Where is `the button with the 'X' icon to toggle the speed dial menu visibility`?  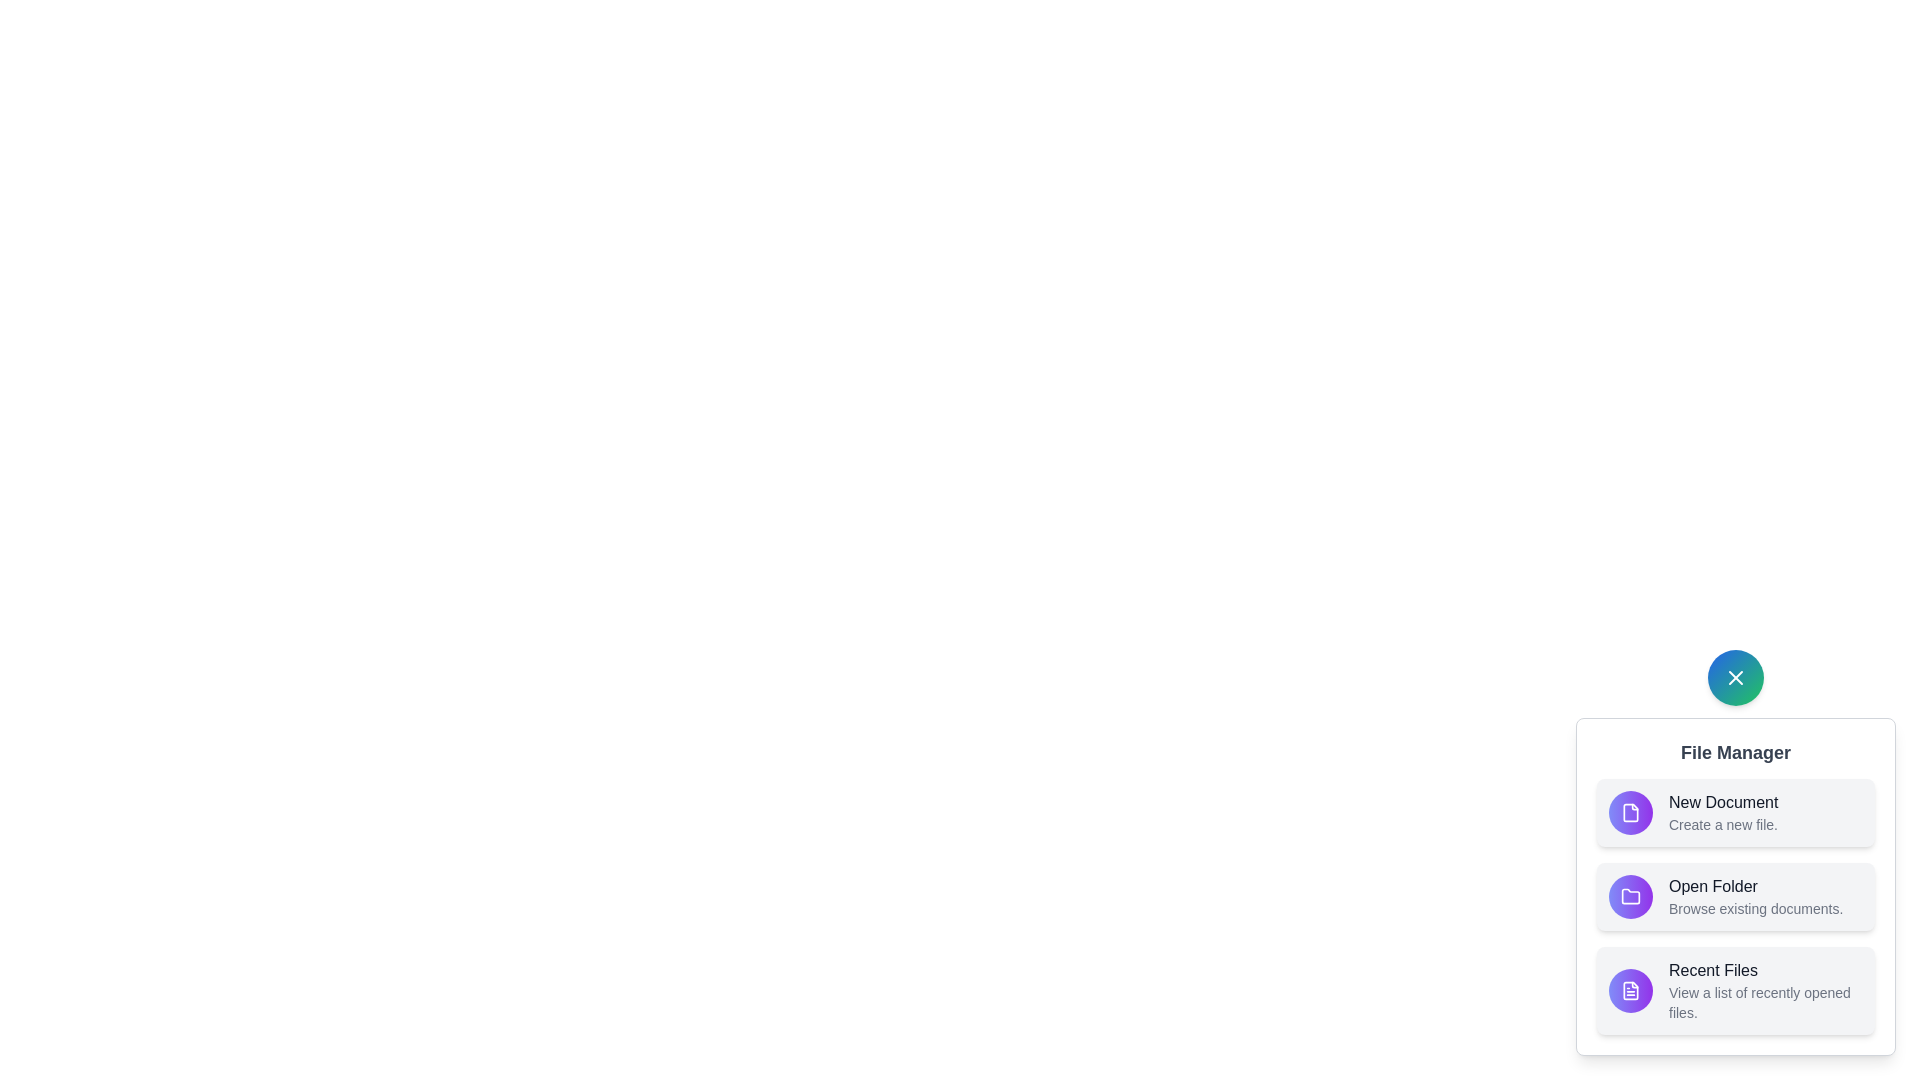 the button with the 'X' icon to toggle the speed dial menu visibility is located at coordinates (1735, 677).